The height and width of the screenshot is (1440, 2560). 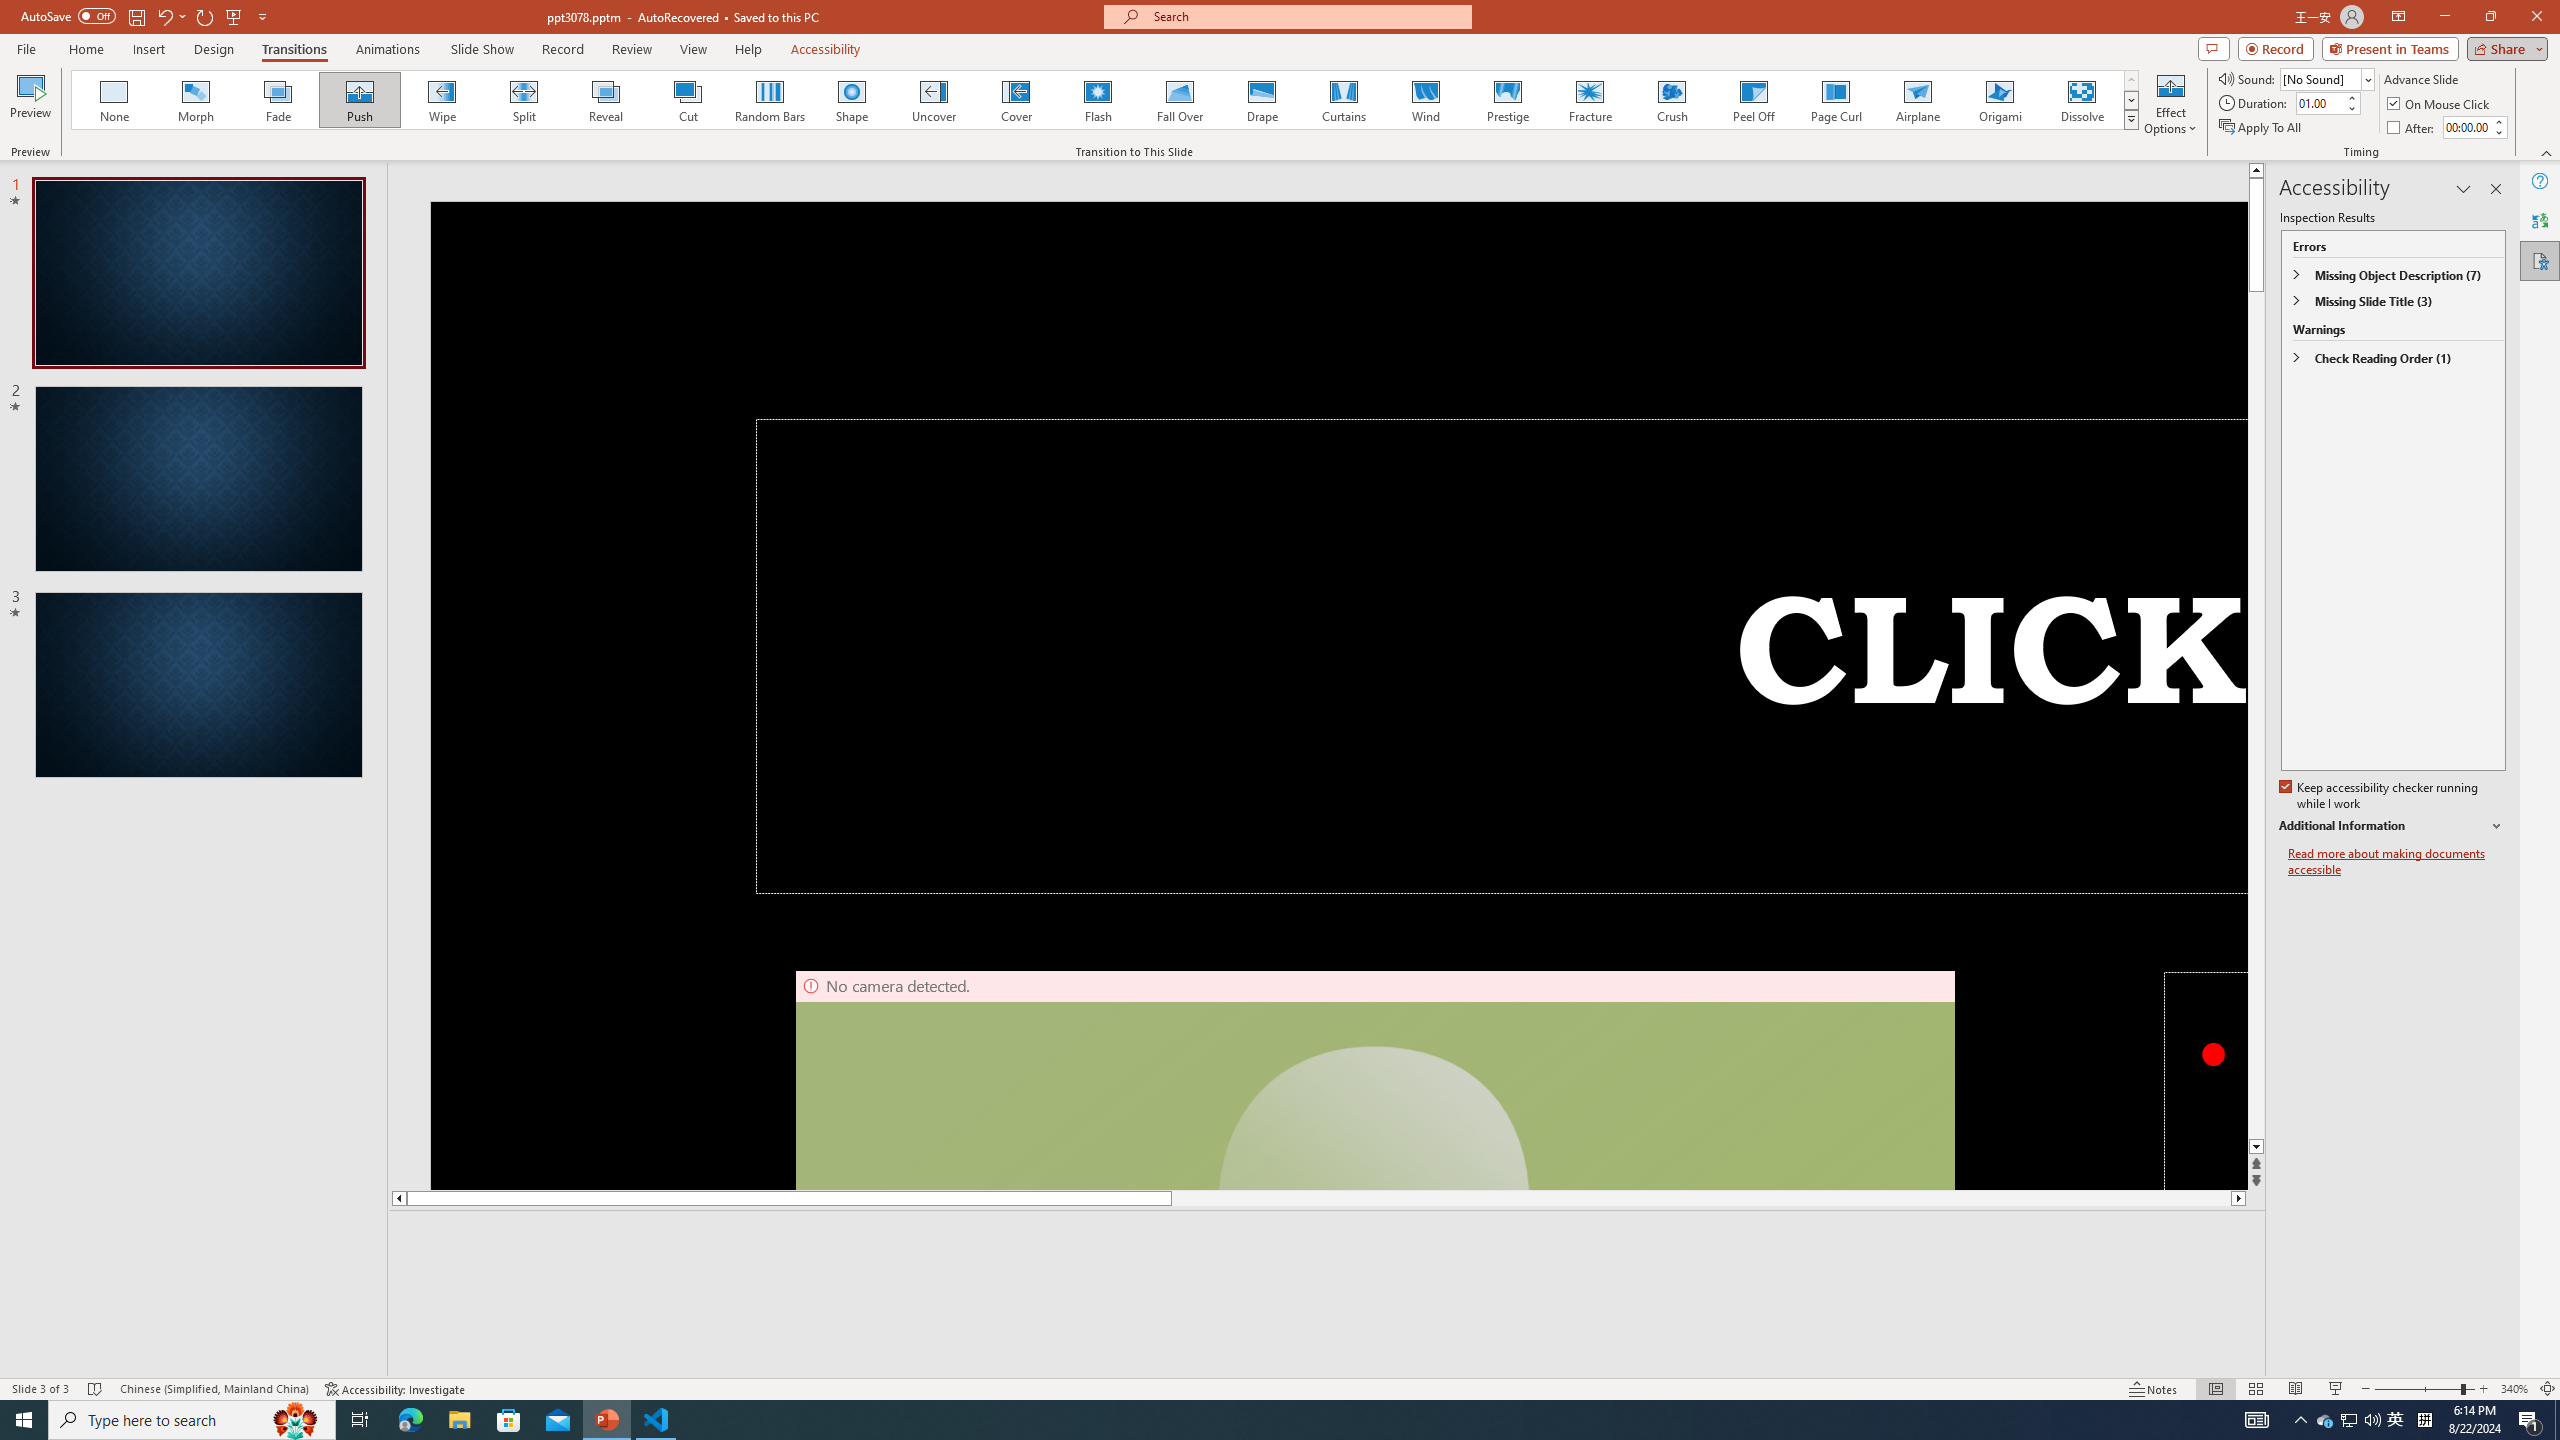 What do you see at coordinates (196, 99) in the screenshot?
I see `'Morph'` at bounding box center [196, 99].